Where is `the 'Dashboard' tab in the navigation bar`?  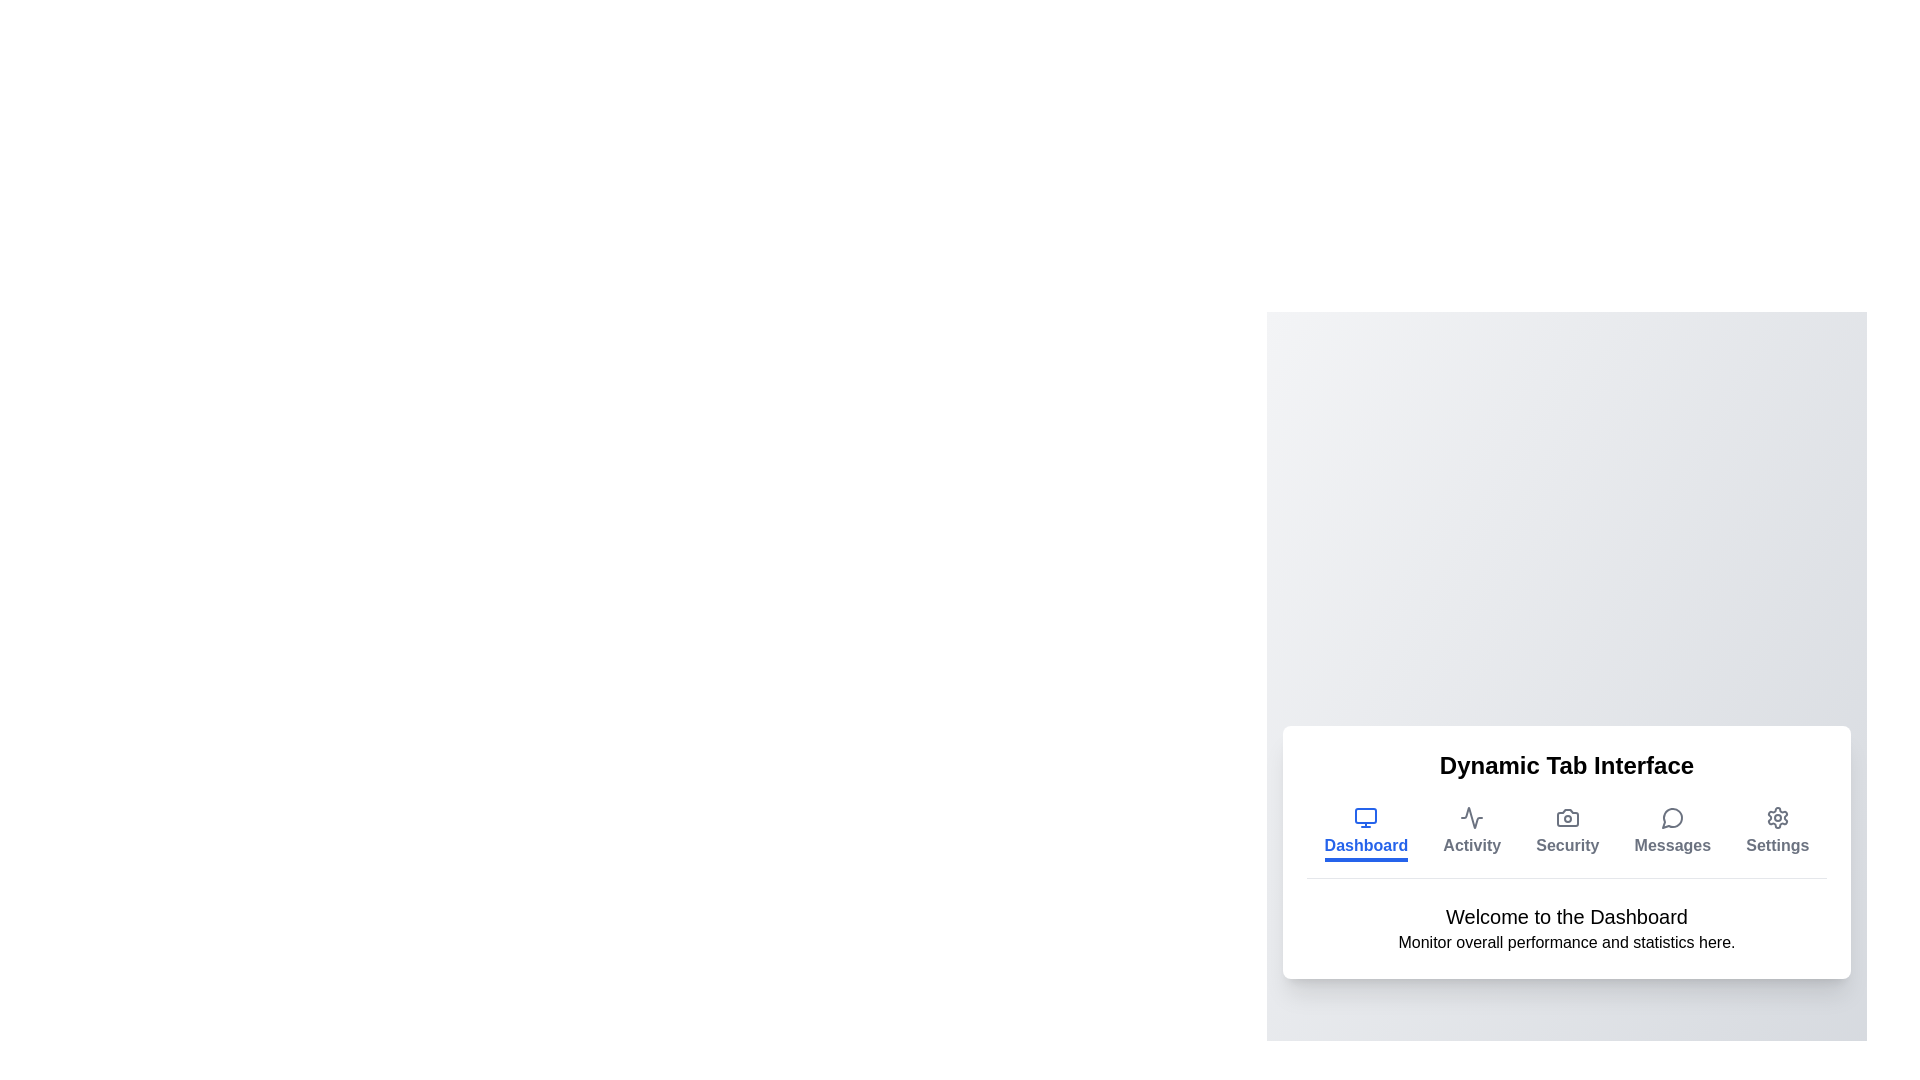 the 'Dashboard' tab in the navigation bar is located at coordinates (1365, 833).